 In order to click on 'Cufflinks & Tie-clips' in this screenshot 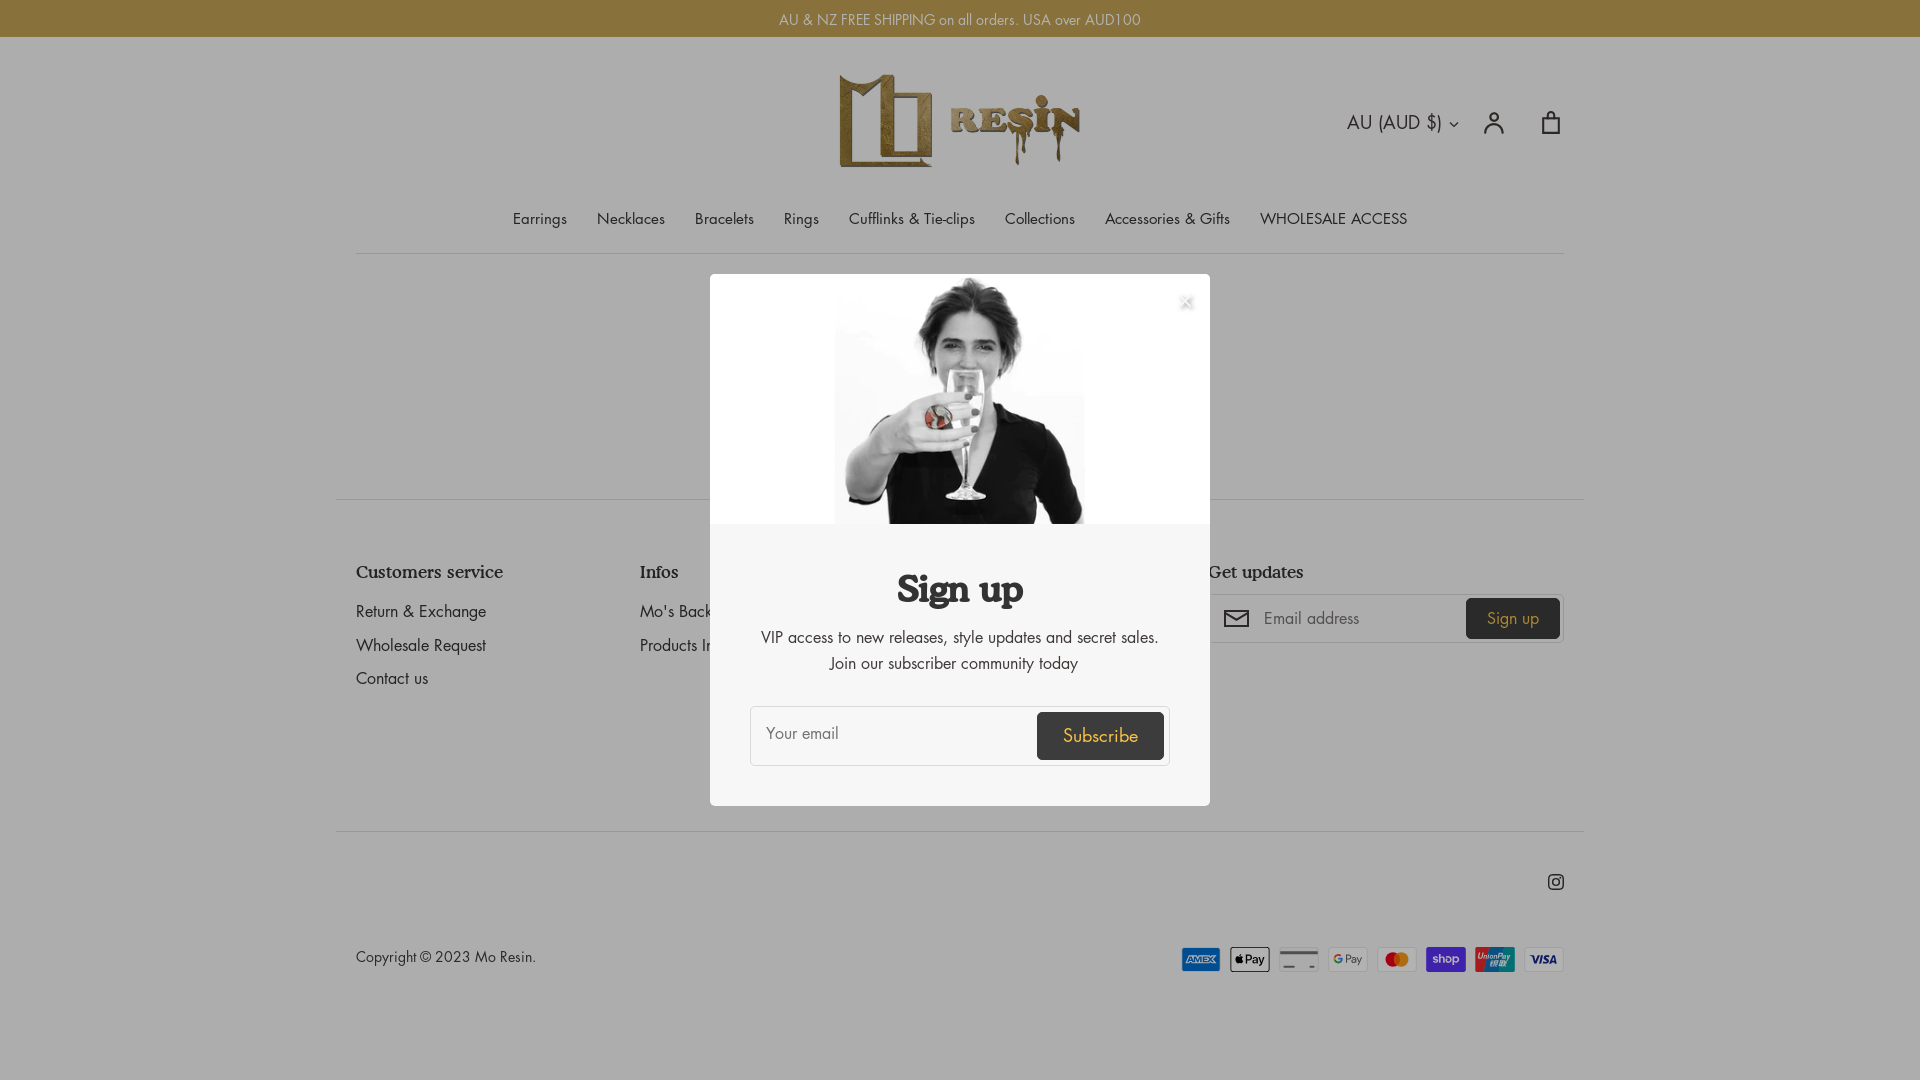, I will do `click(911, 218)`.